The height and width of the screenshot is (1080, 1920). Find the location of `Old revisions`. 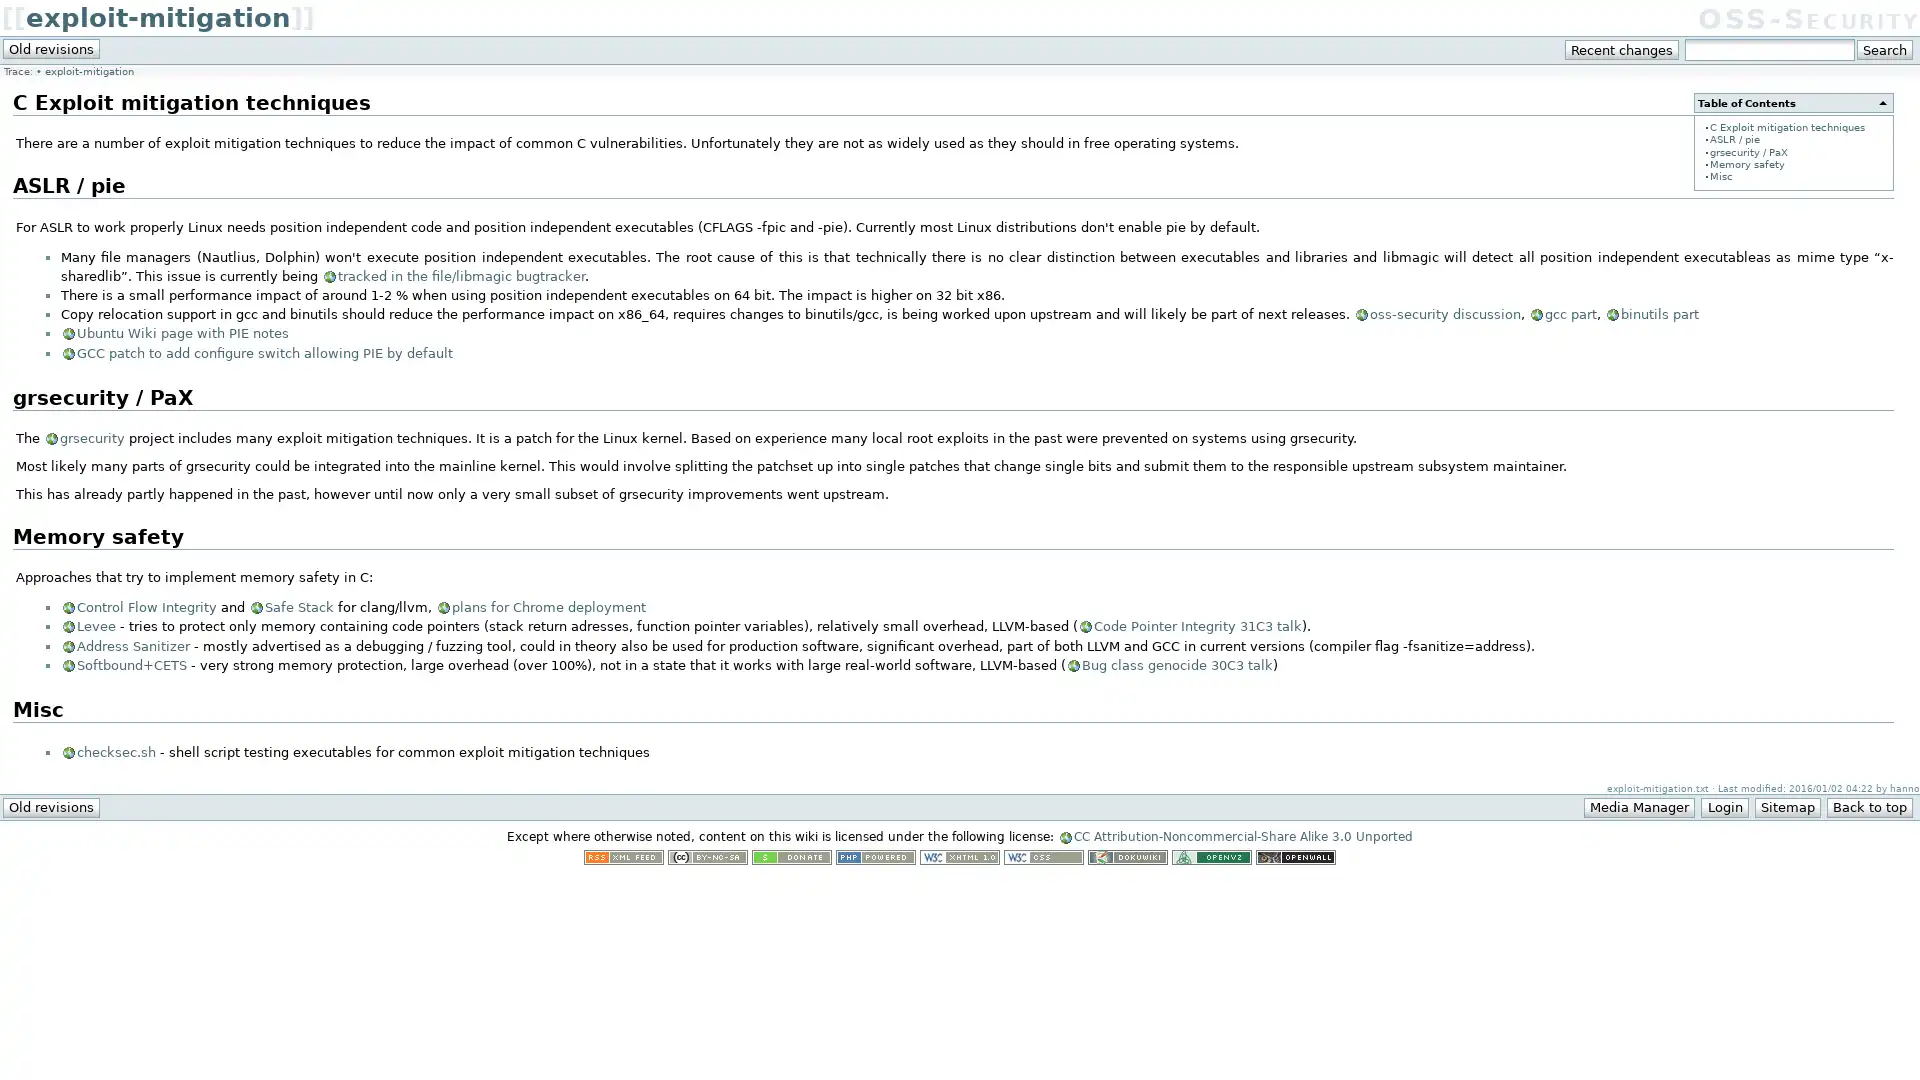

Old revisions is located at coordinates (51, 805).